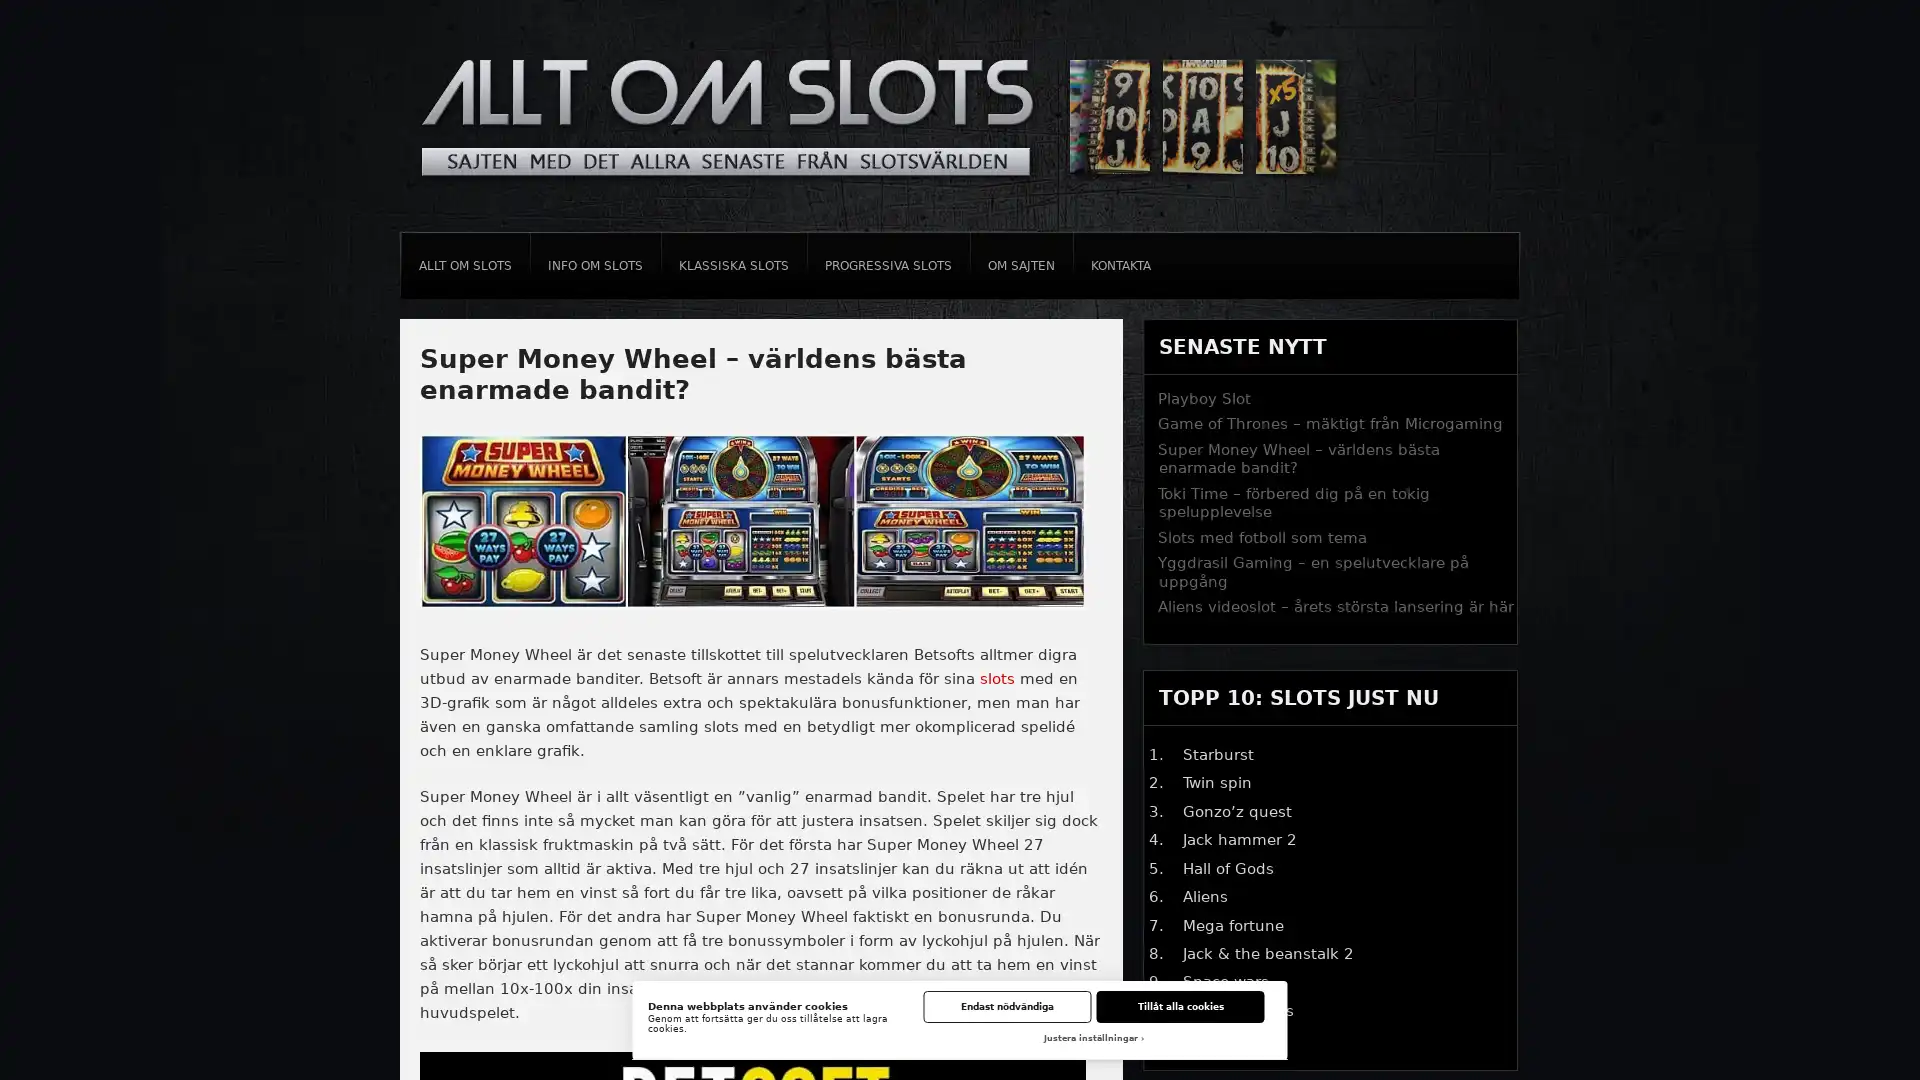  Describe the element at coordinates (1007, 1006) in the screenshot. I see `Endast nodvandiga` at that location.